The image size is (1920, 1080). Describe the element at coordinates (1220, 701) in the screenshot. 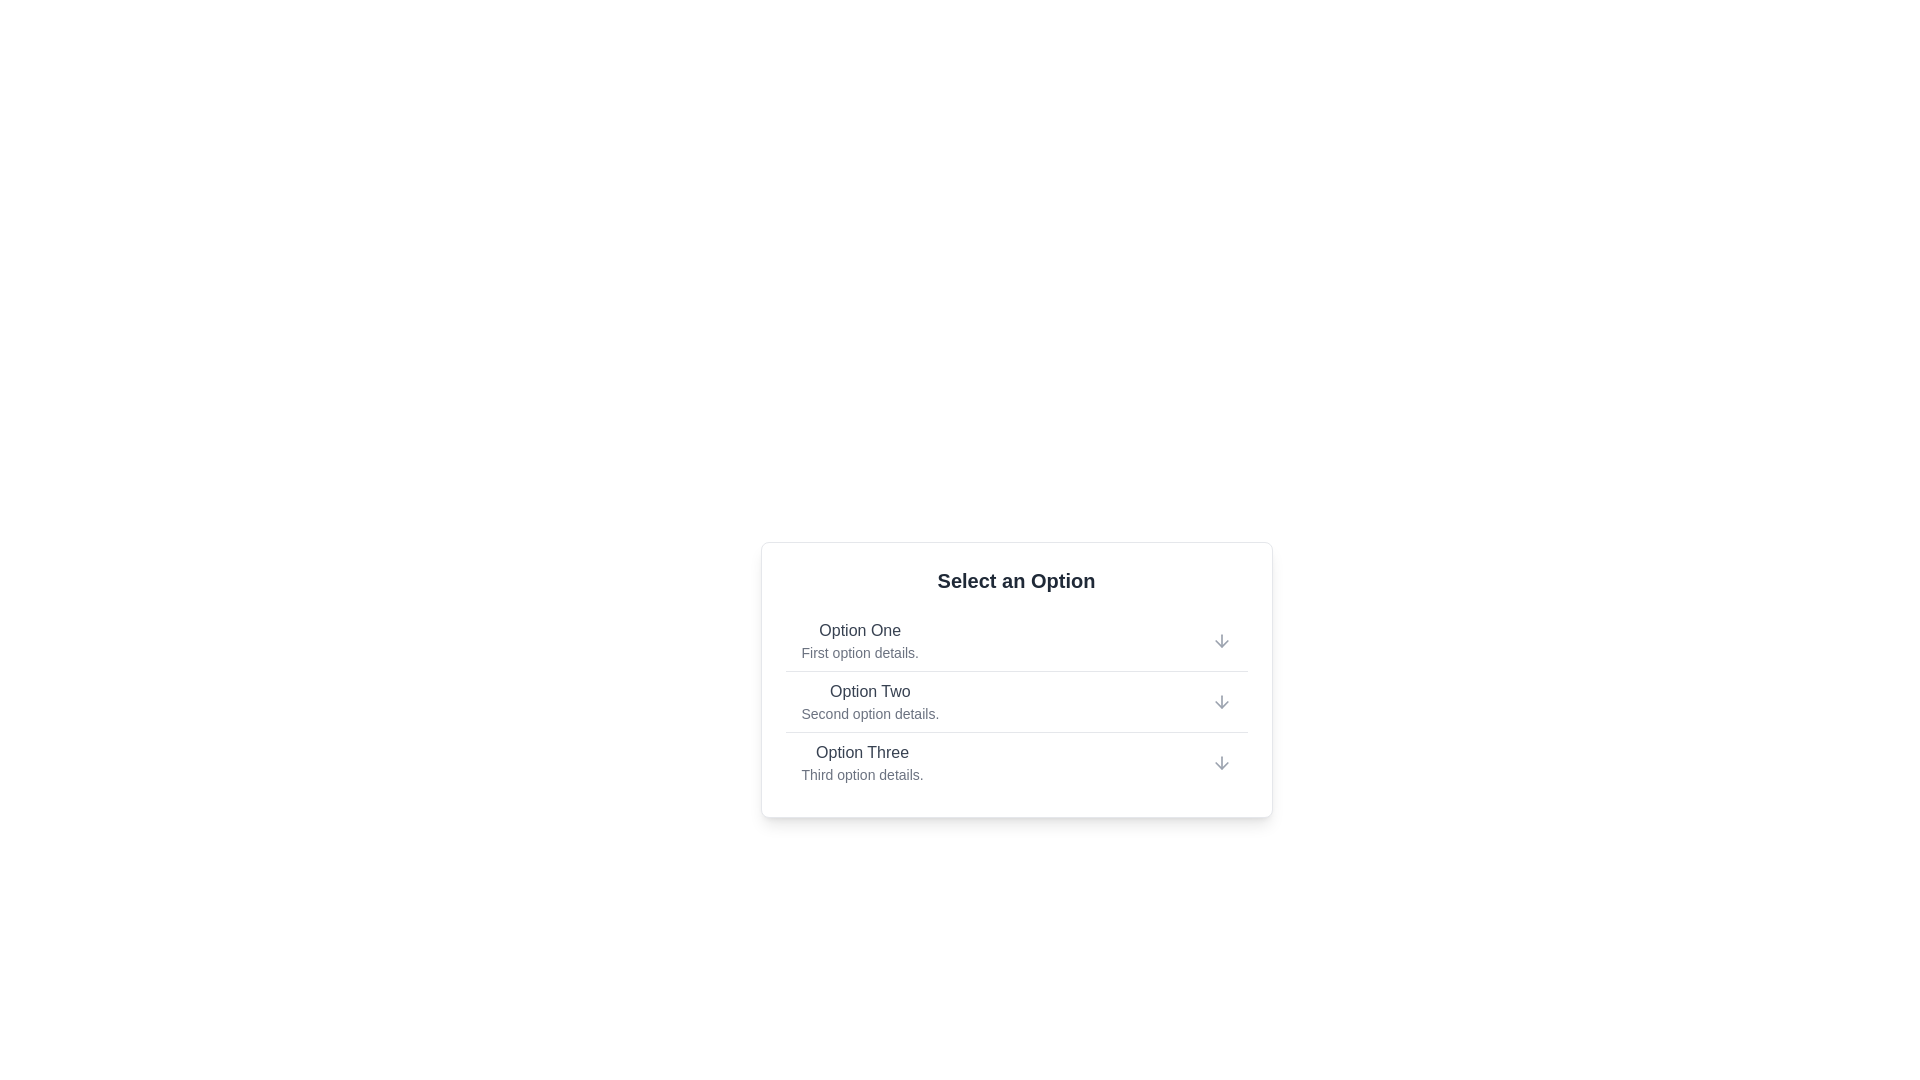

I see `the downward arrow icon located in the clickable row labeled 'Option Two', positioned towards the far right of the row, aligning horizontally with the text 'Option Two'` at that location.